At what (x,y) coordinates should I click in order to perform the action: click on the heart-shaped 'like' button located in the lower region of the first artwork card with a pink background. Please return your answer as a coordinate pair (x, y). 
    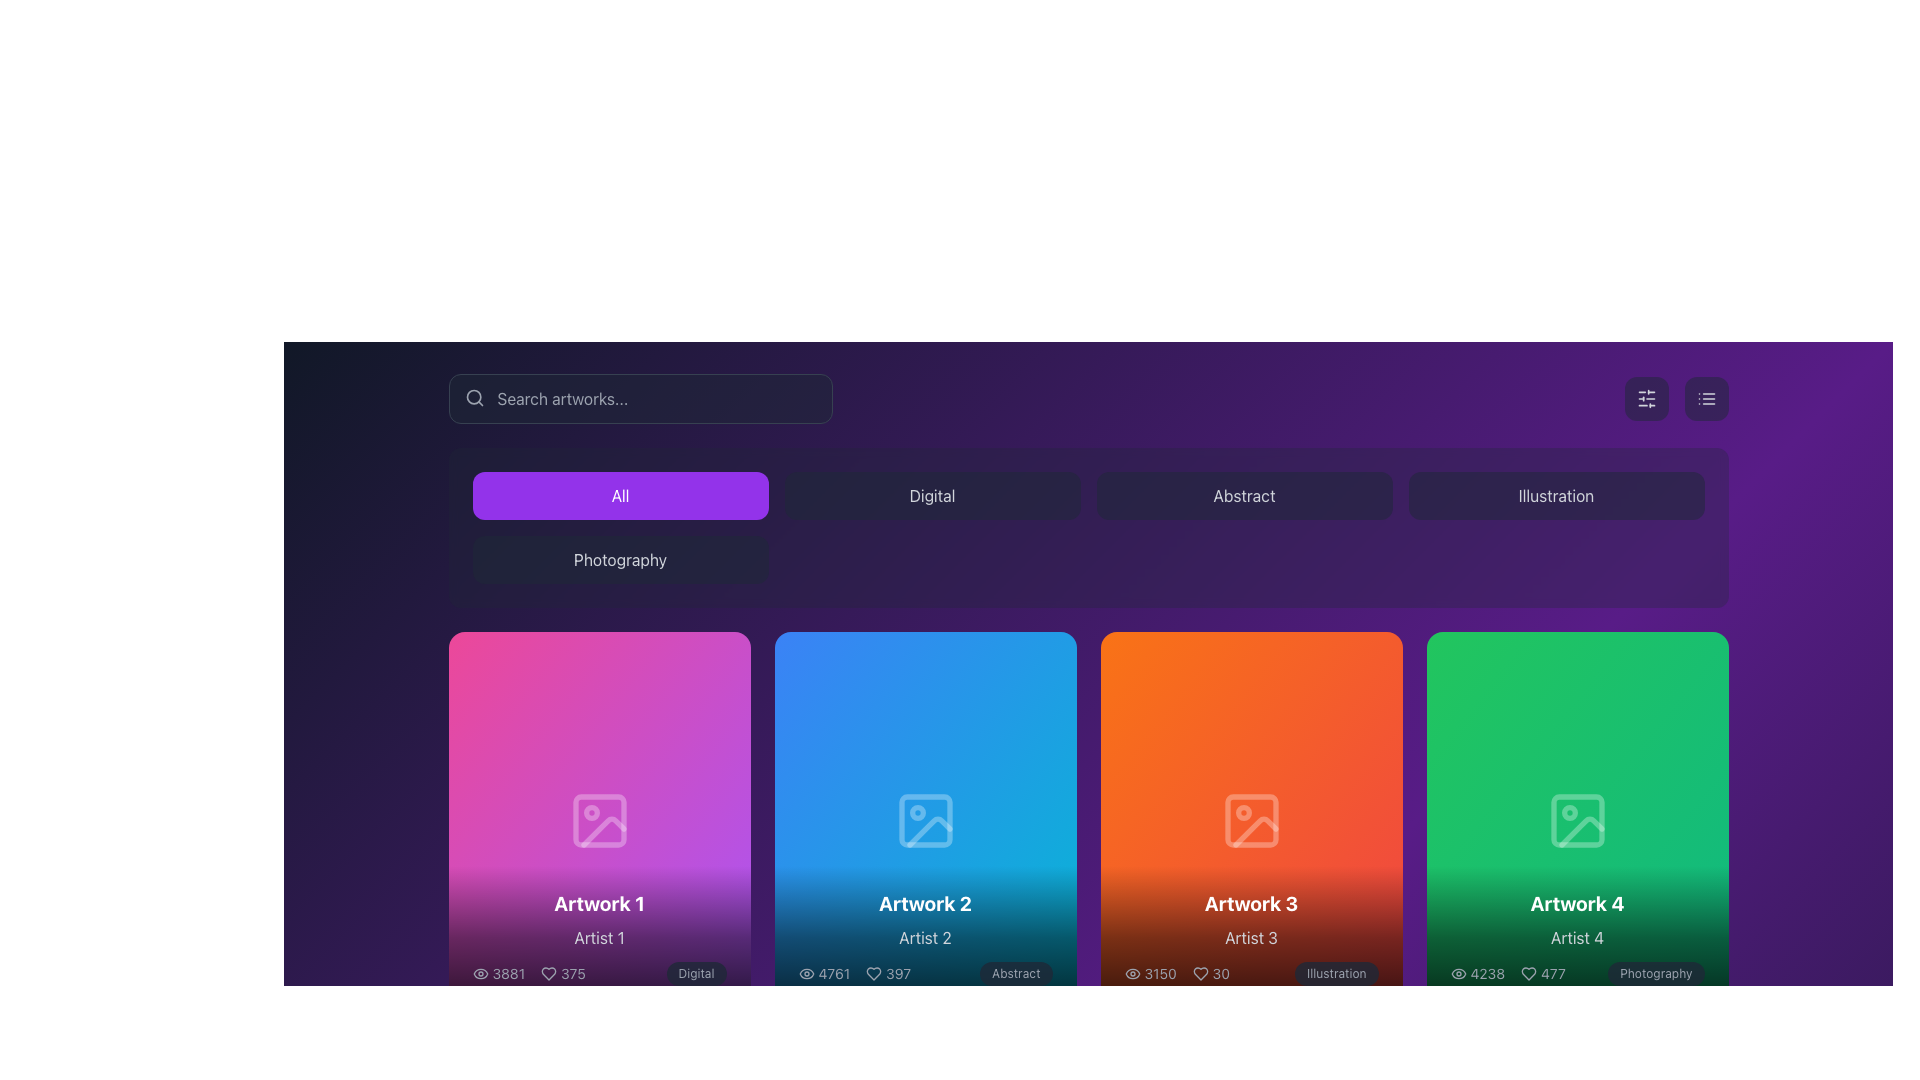
    Looking at the image, I should click on (539, 820).